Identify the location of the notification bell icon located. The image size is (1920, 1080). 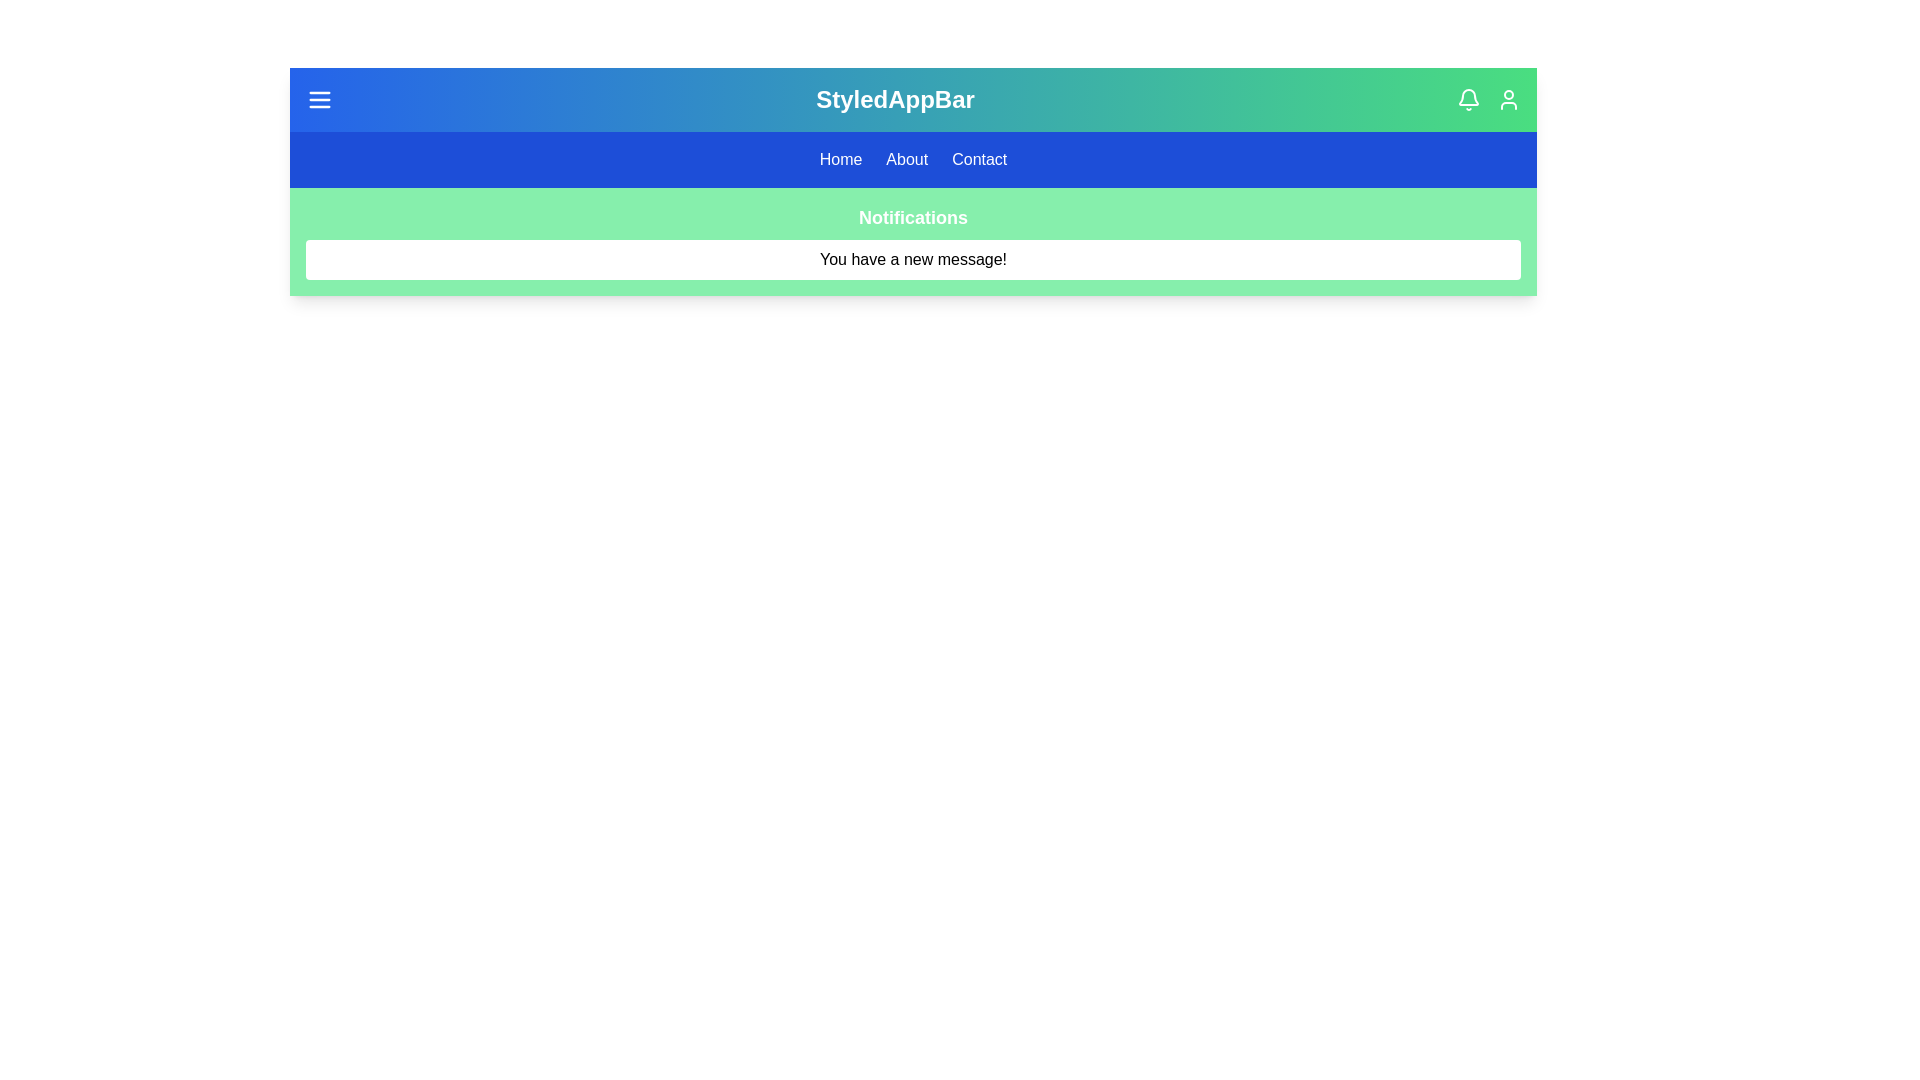
(1468, 100).